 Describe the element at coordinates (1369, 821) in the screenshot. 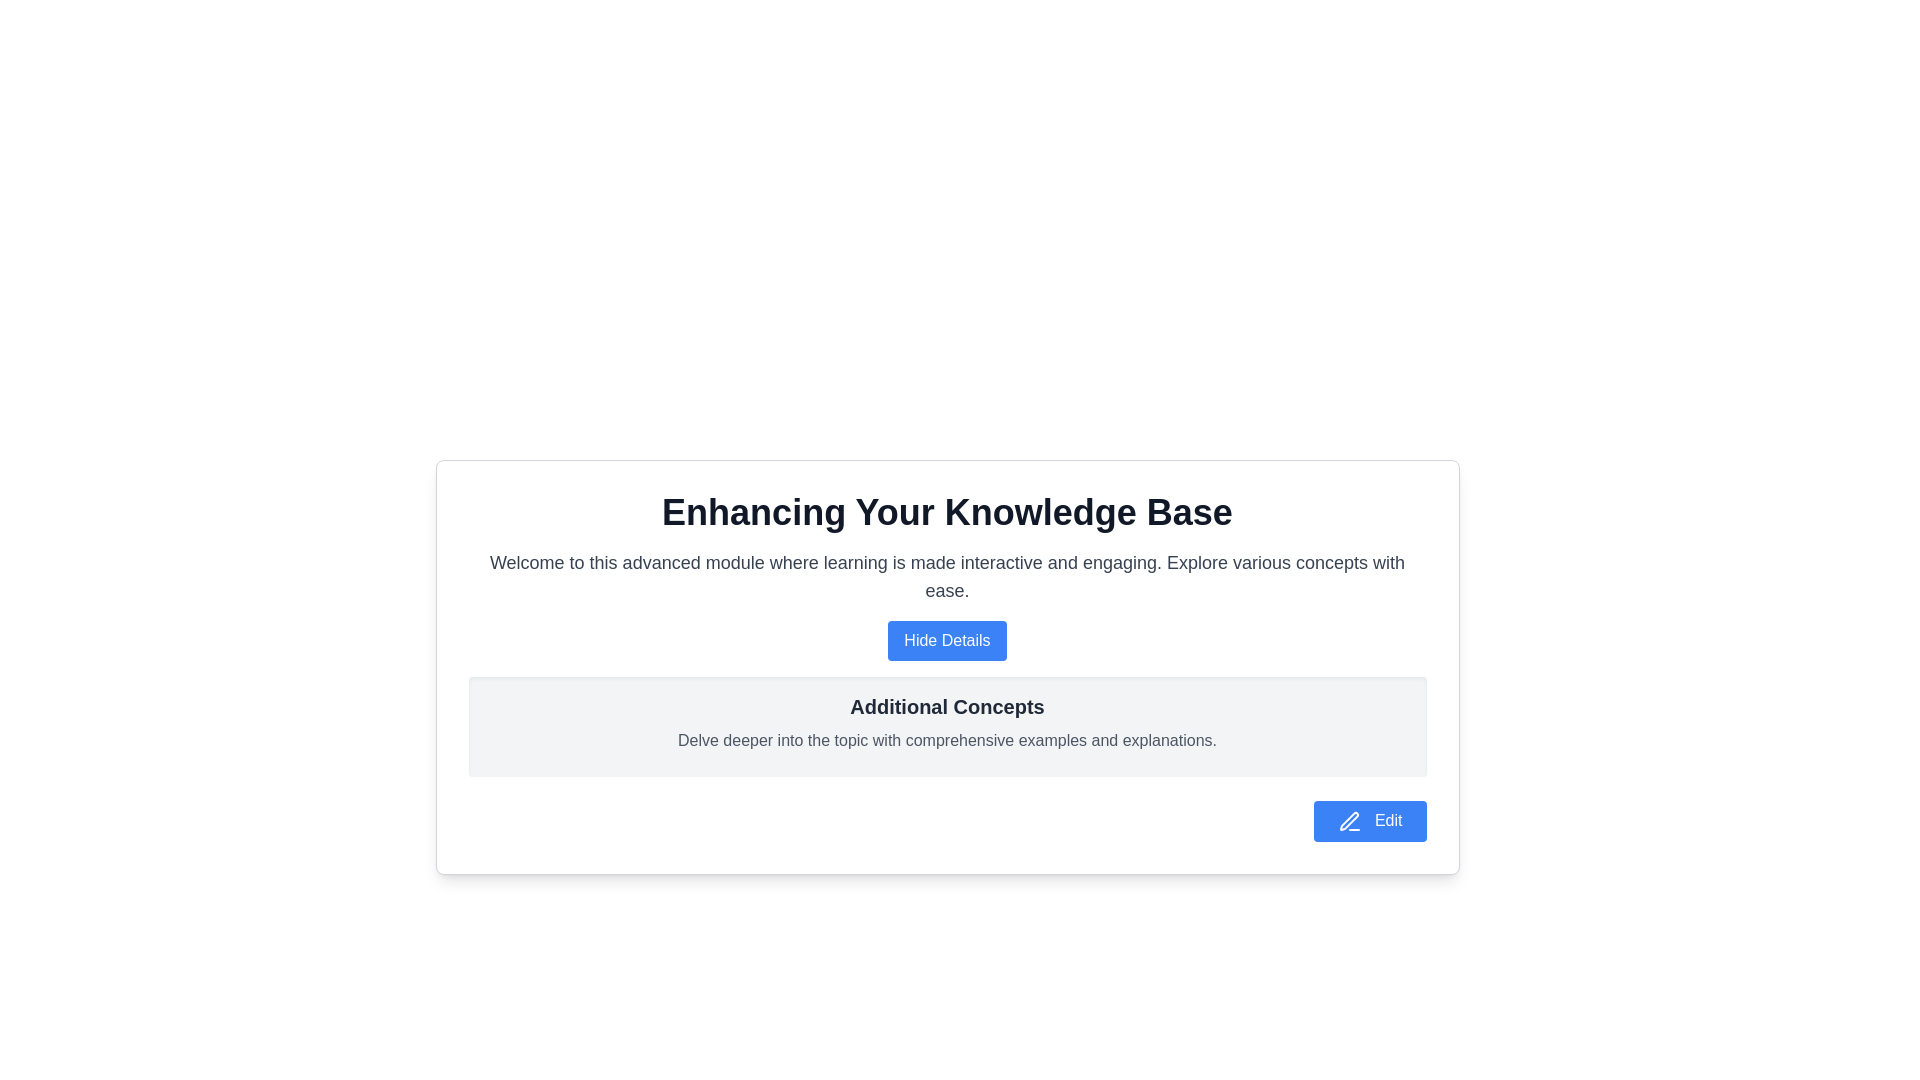

I see `the blue rectangular button labeled 'Edit' with a white pen icon` at that location.